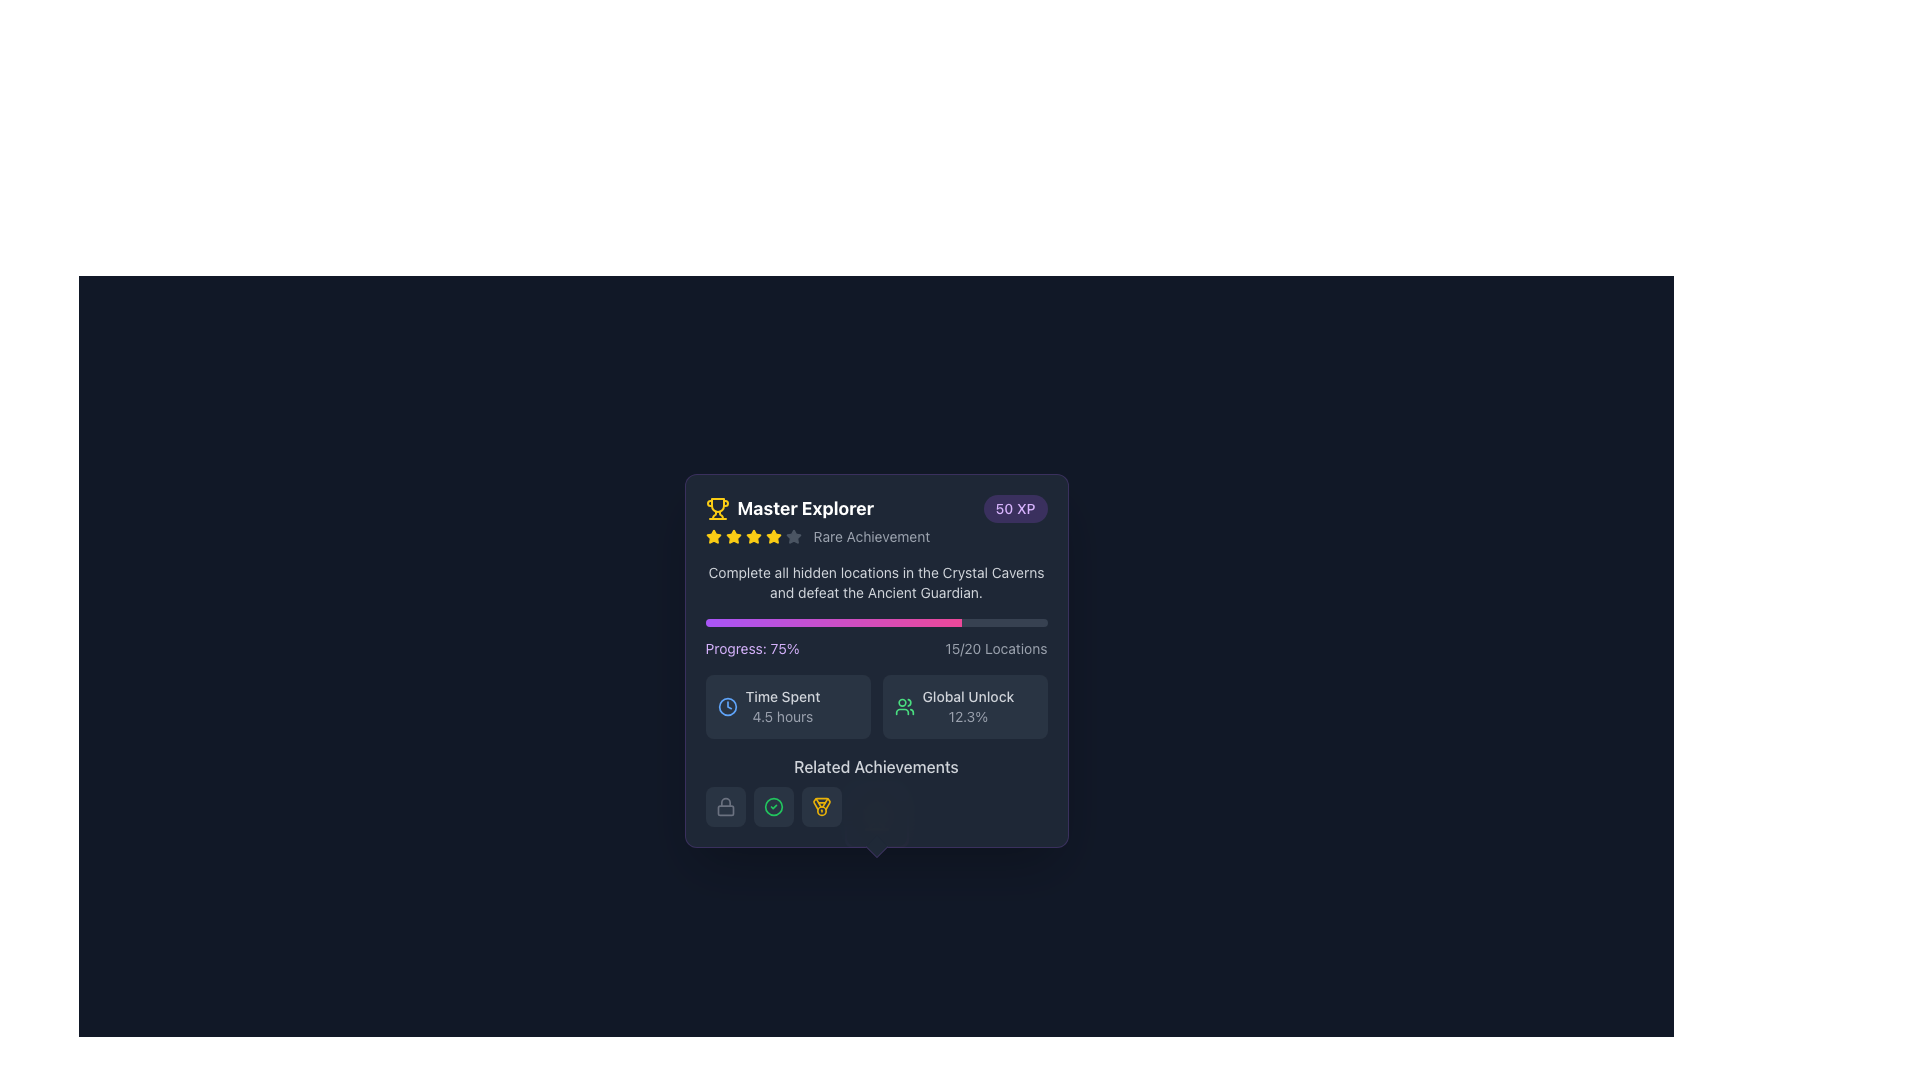 This screenshot has height=1080, width=1920. Describe the element at coordinates (724, 805) in the screenshot. I see `the lock icon, which is a light gray graphical icon located at the bottom of an informational card, centered within a circular button-like area` at that location.